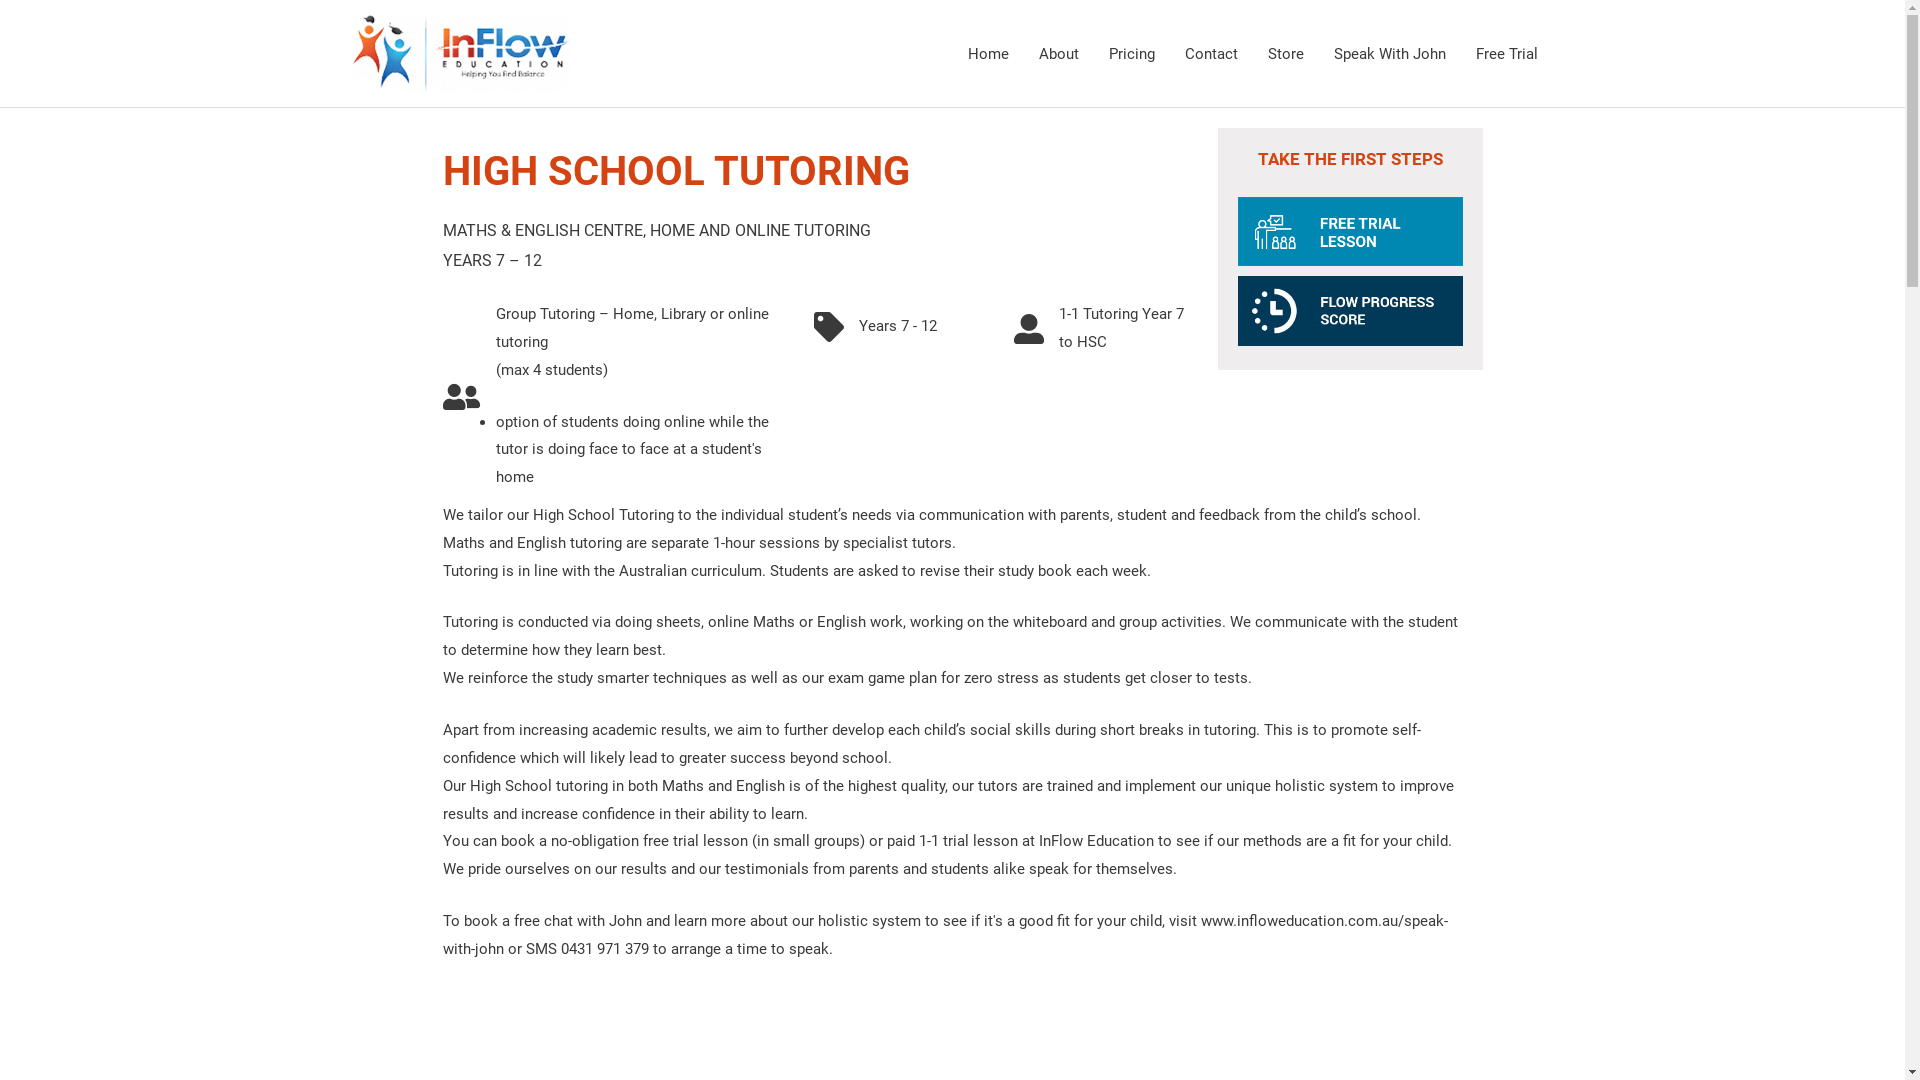 Image resolution: width=1920 pixels, height=1080 pixels. What do you see at coordinates (1387, 52) in the screenshot?
I see `'Speak With John'` at bounding box center [1387, 52].